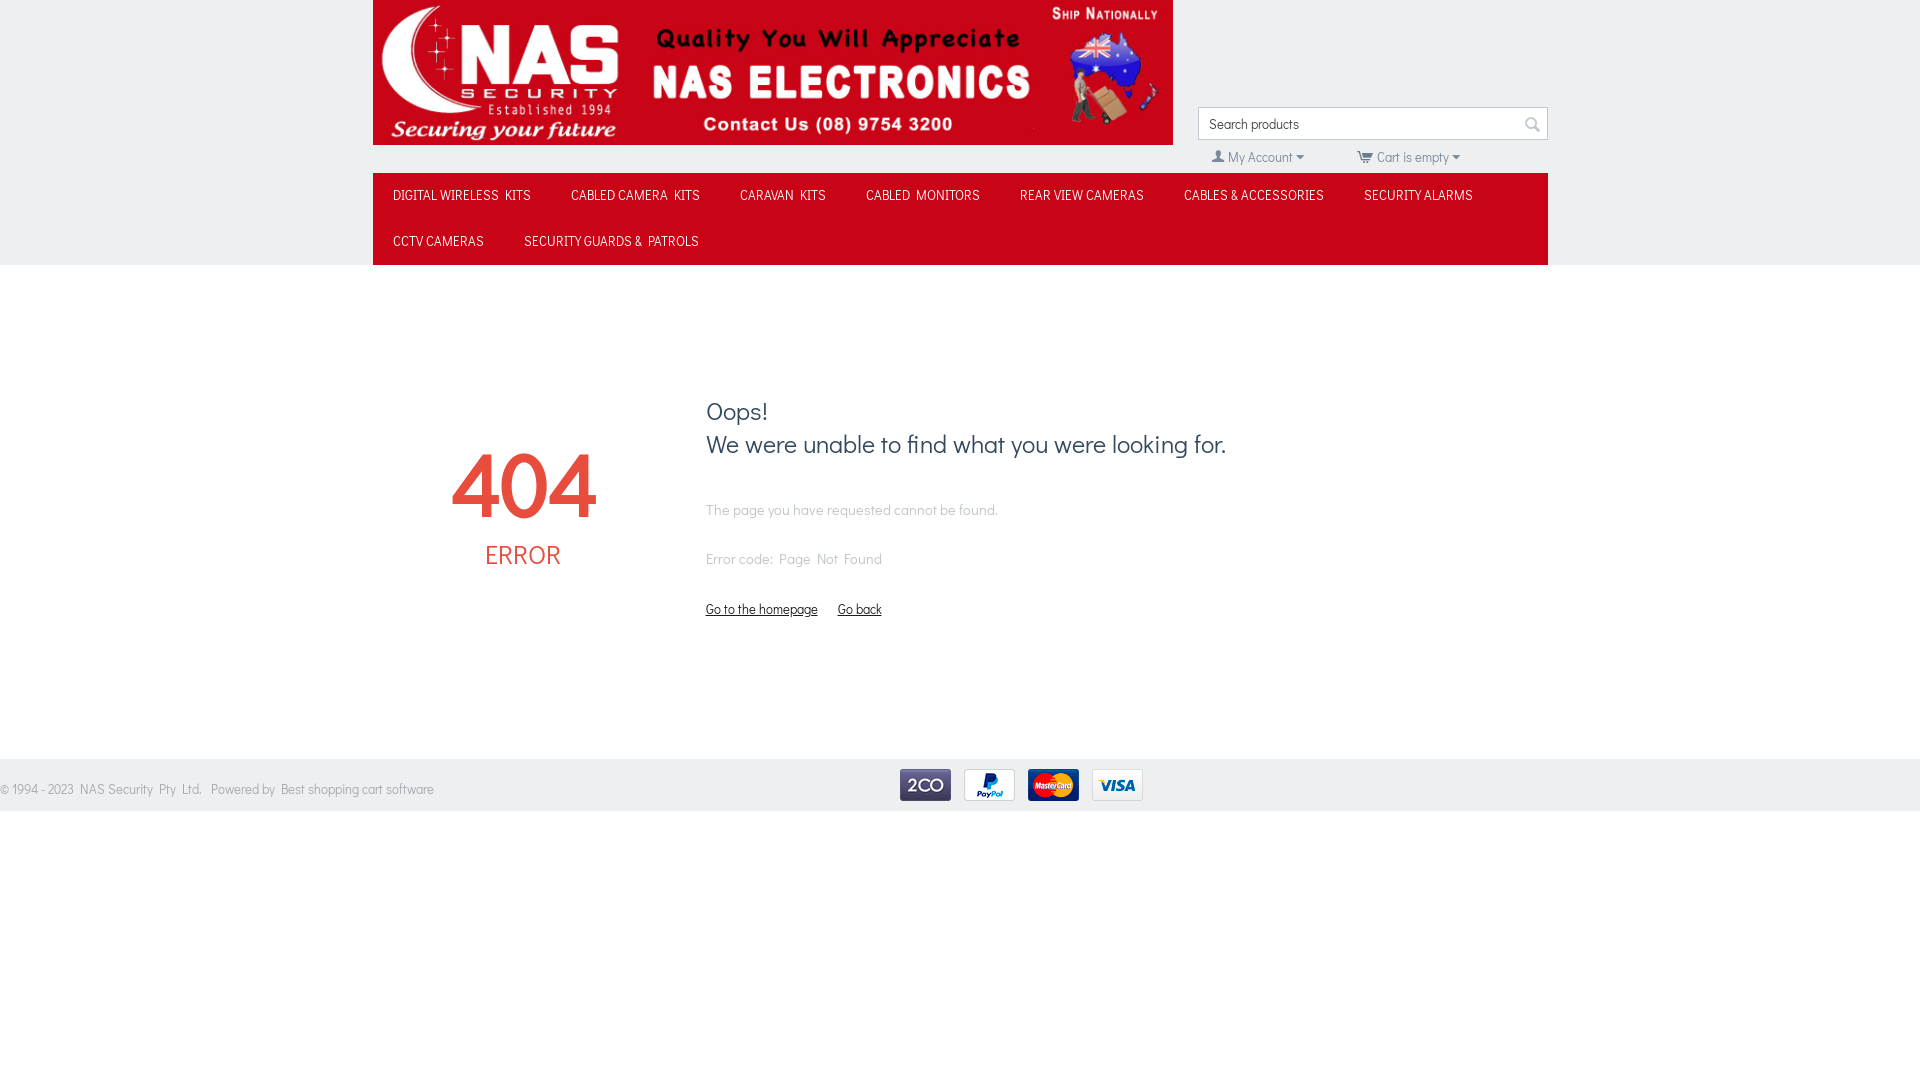  I want to click on 'Go back', so click(859, 607).